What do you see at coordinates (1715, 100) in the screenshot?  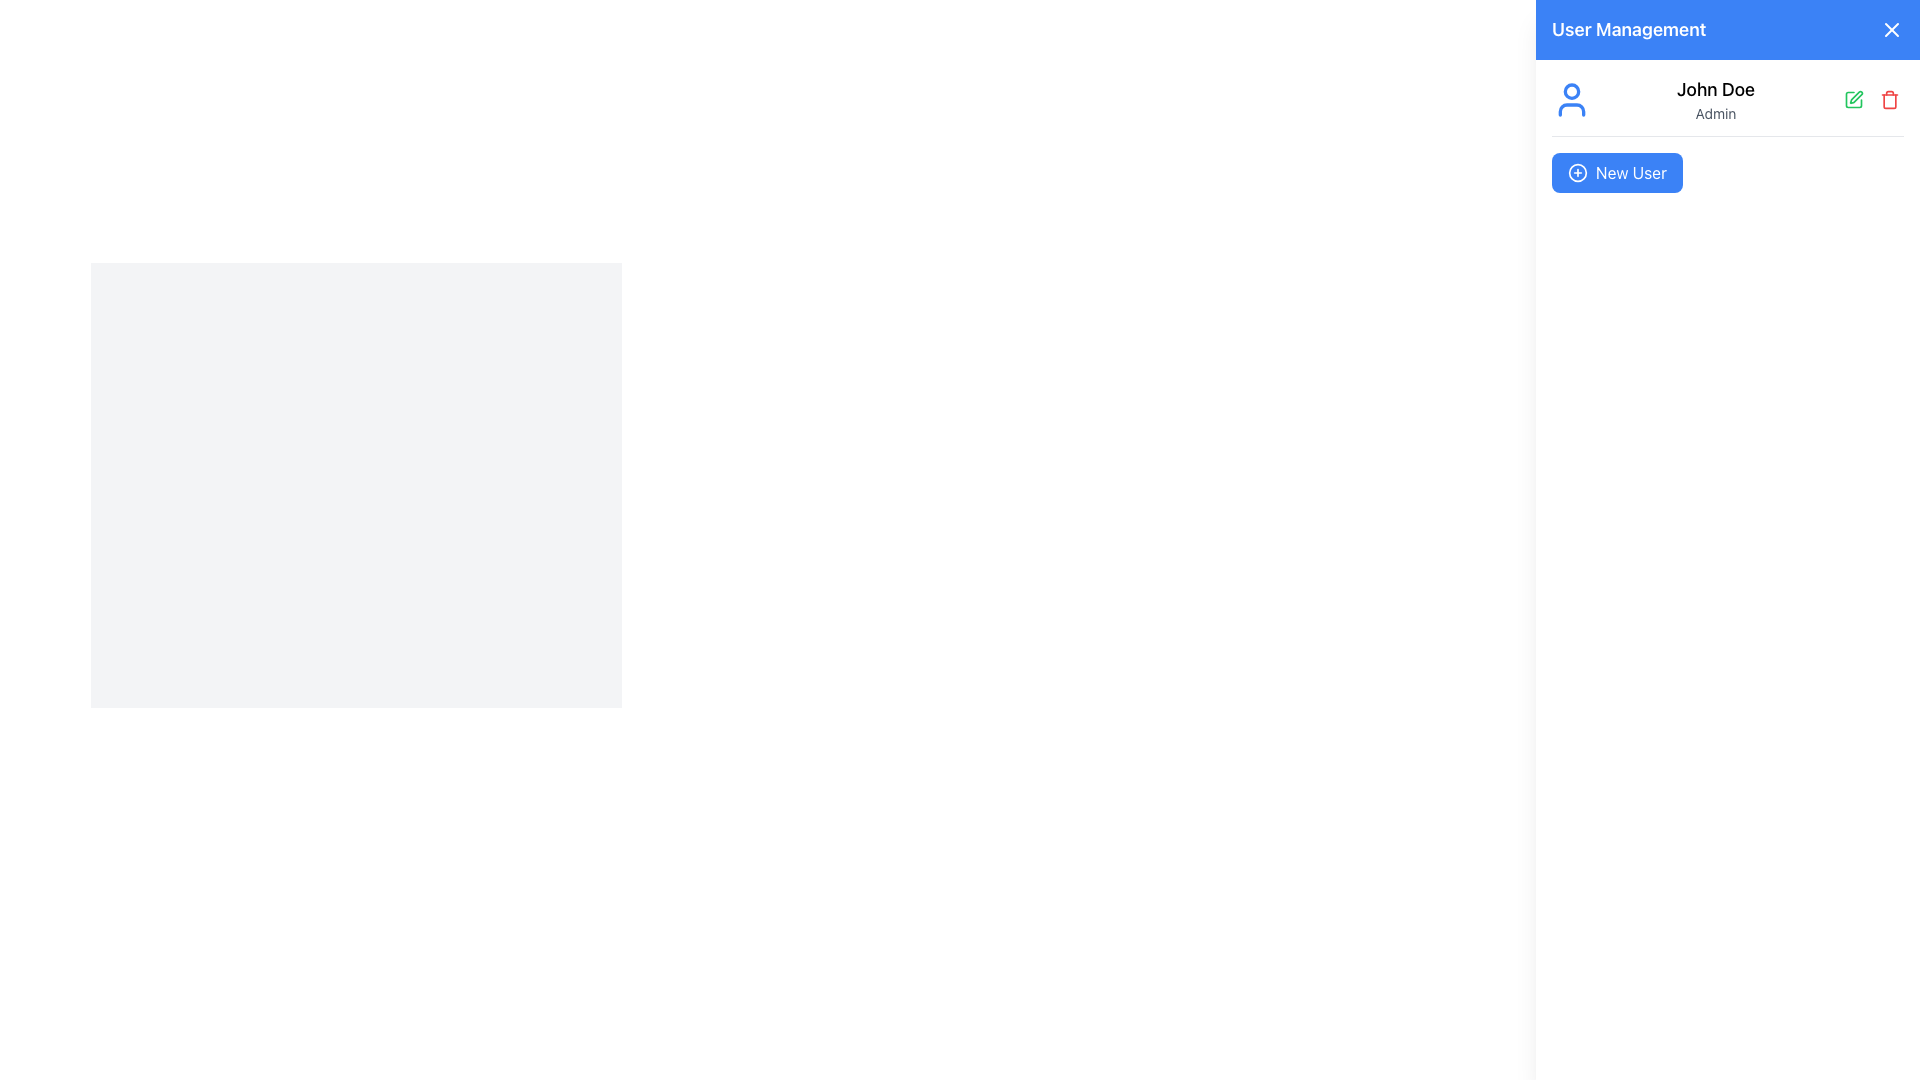 I see `the Text Display that shows the user's name and role, located centrally in the user card of the 'User Management' section` at bounding box center [1715, 100].